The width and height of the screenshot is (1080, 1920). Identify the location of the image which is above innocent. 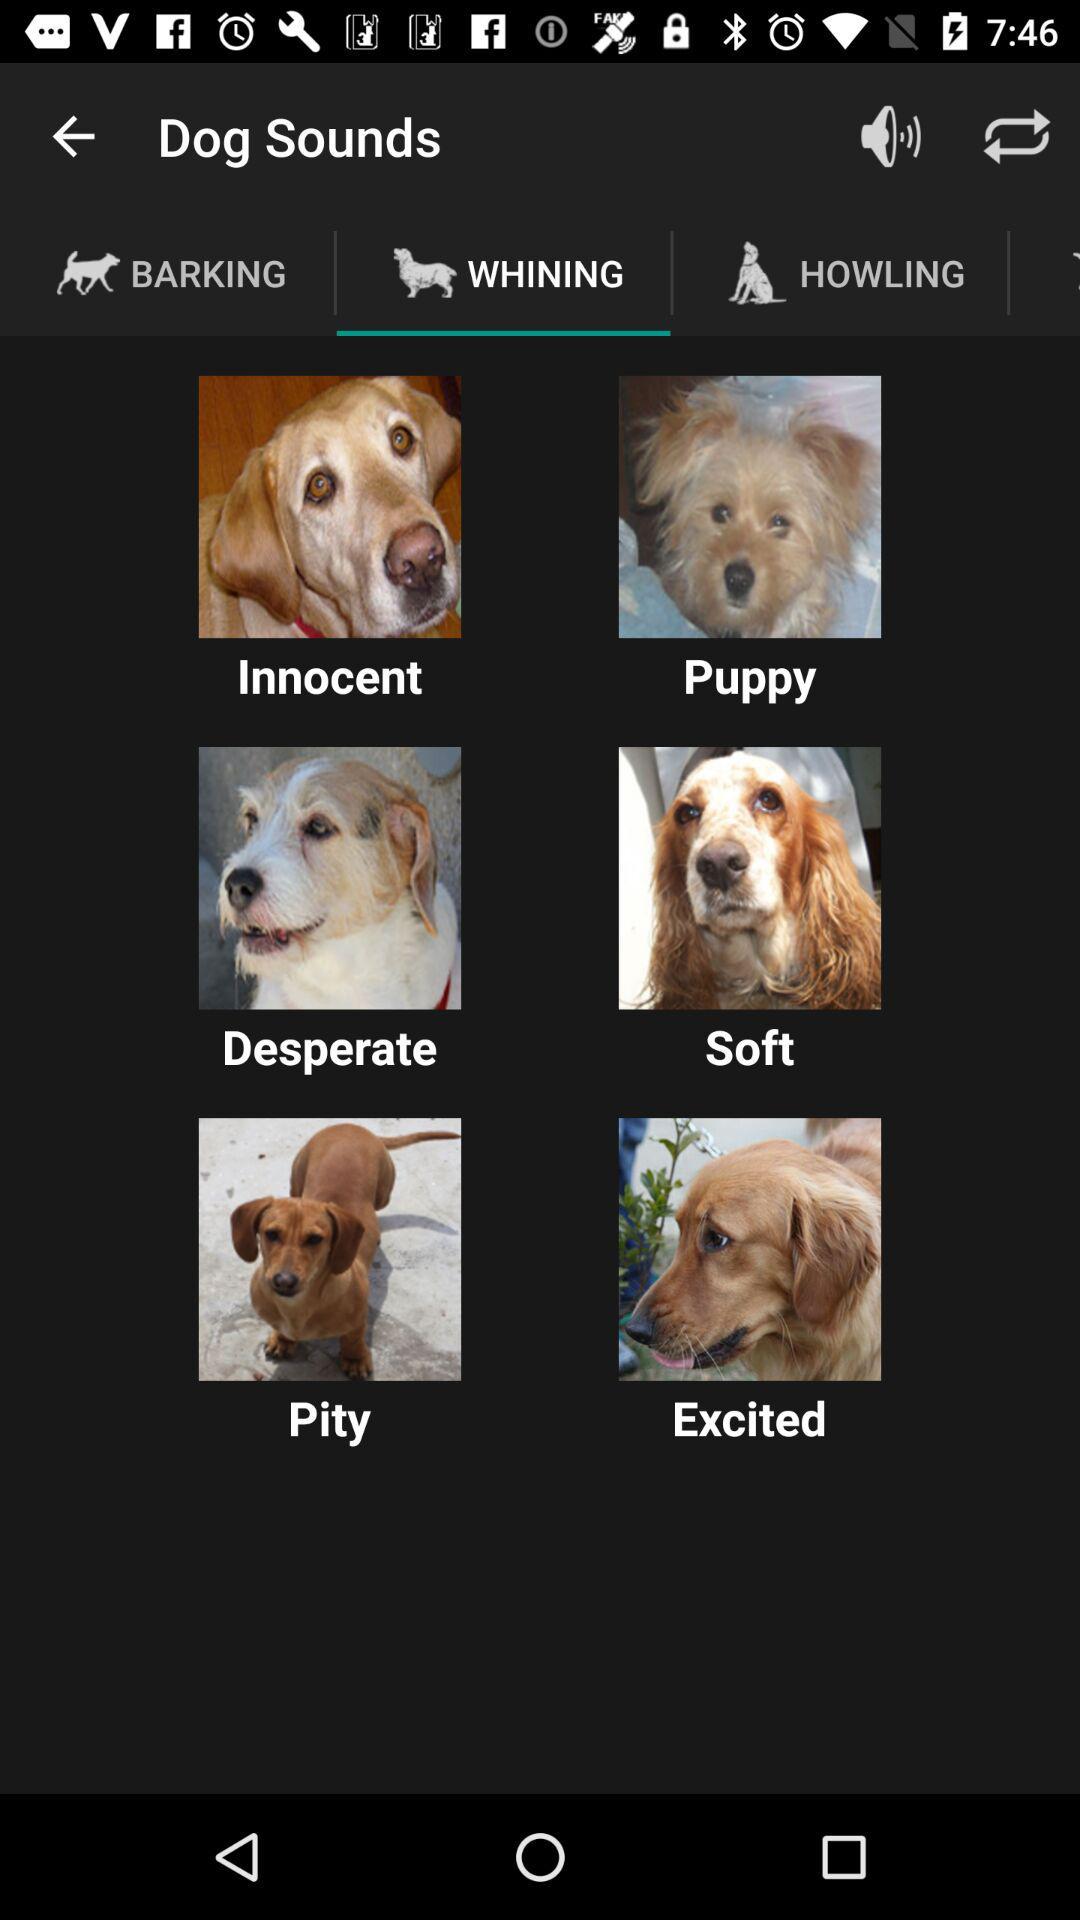
(329, 507).